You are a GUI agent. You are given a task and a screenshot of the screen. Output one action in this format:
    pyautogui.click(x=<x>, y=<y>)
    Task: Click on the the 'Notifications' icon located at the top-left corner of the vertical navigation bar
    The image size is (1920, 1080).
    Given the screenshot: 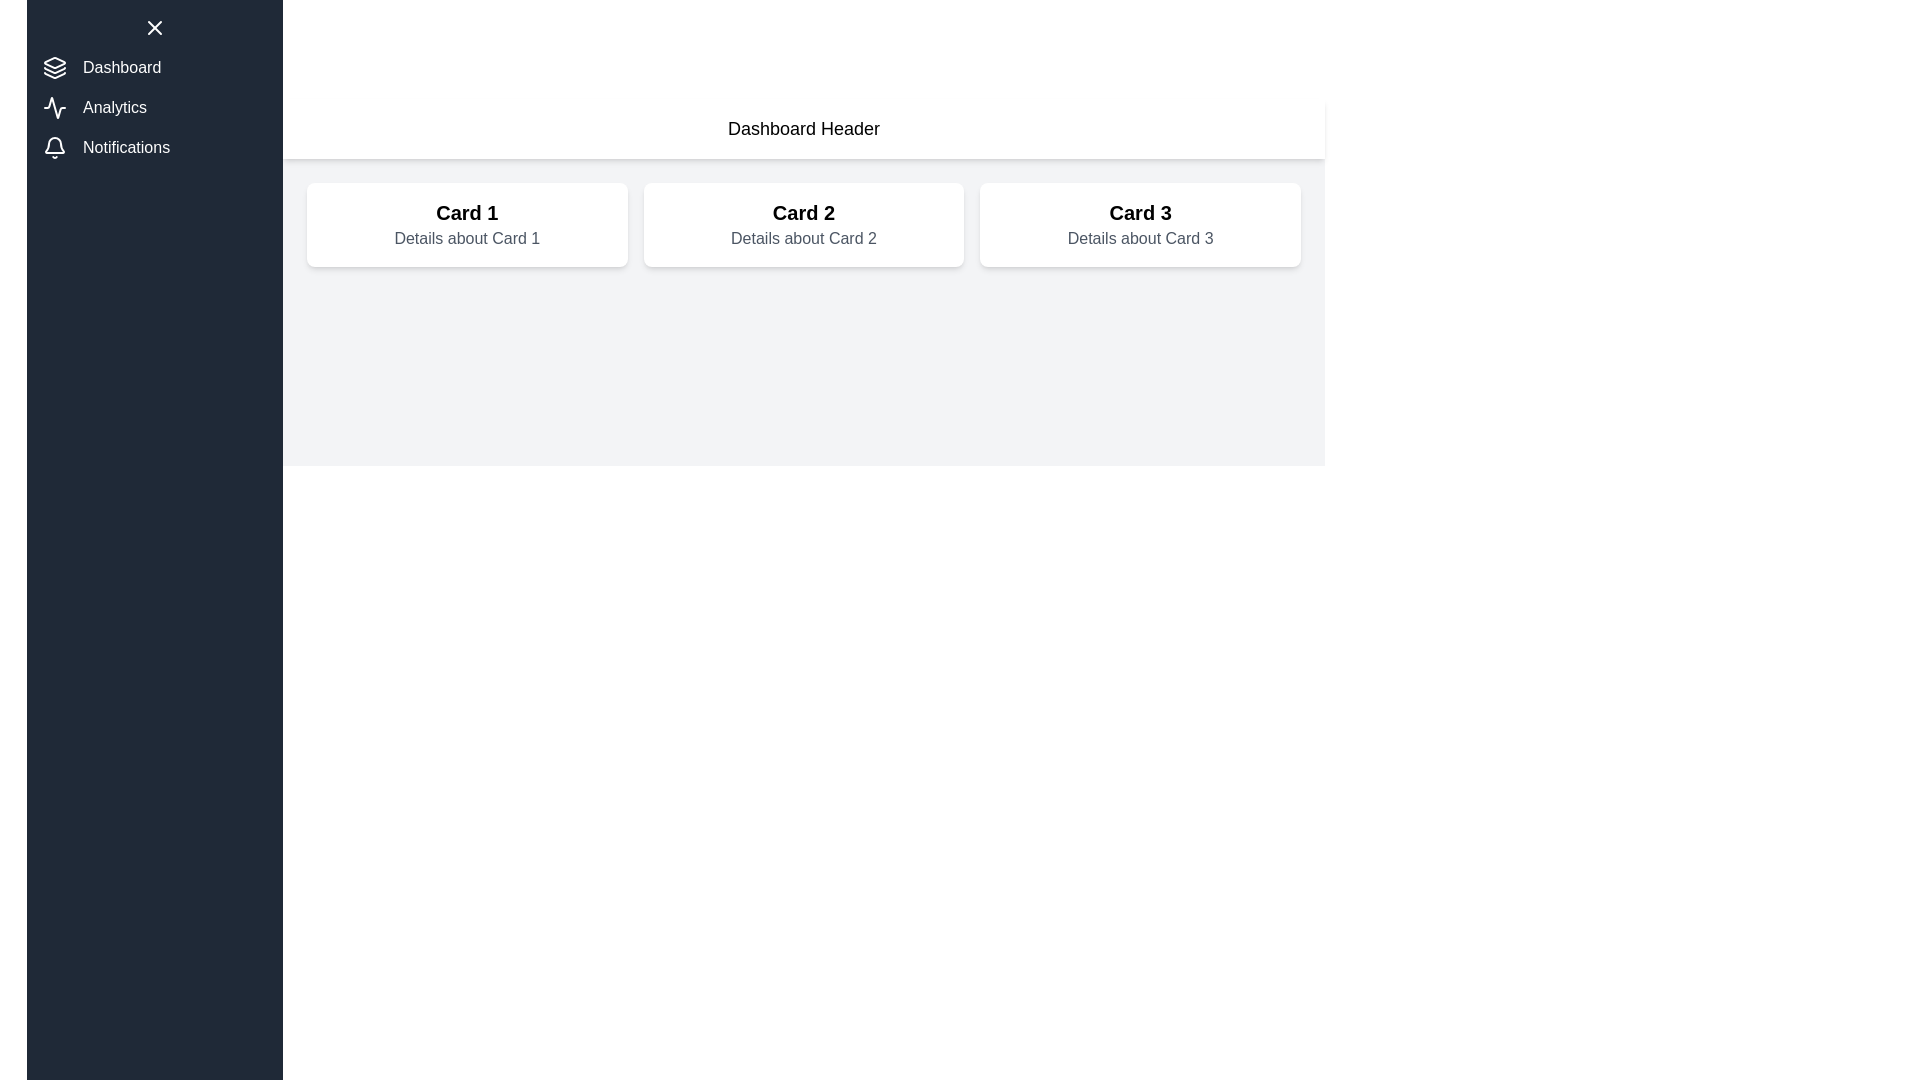 What is the action you would take?
    pyautogui.click(x=54, y=146)
    